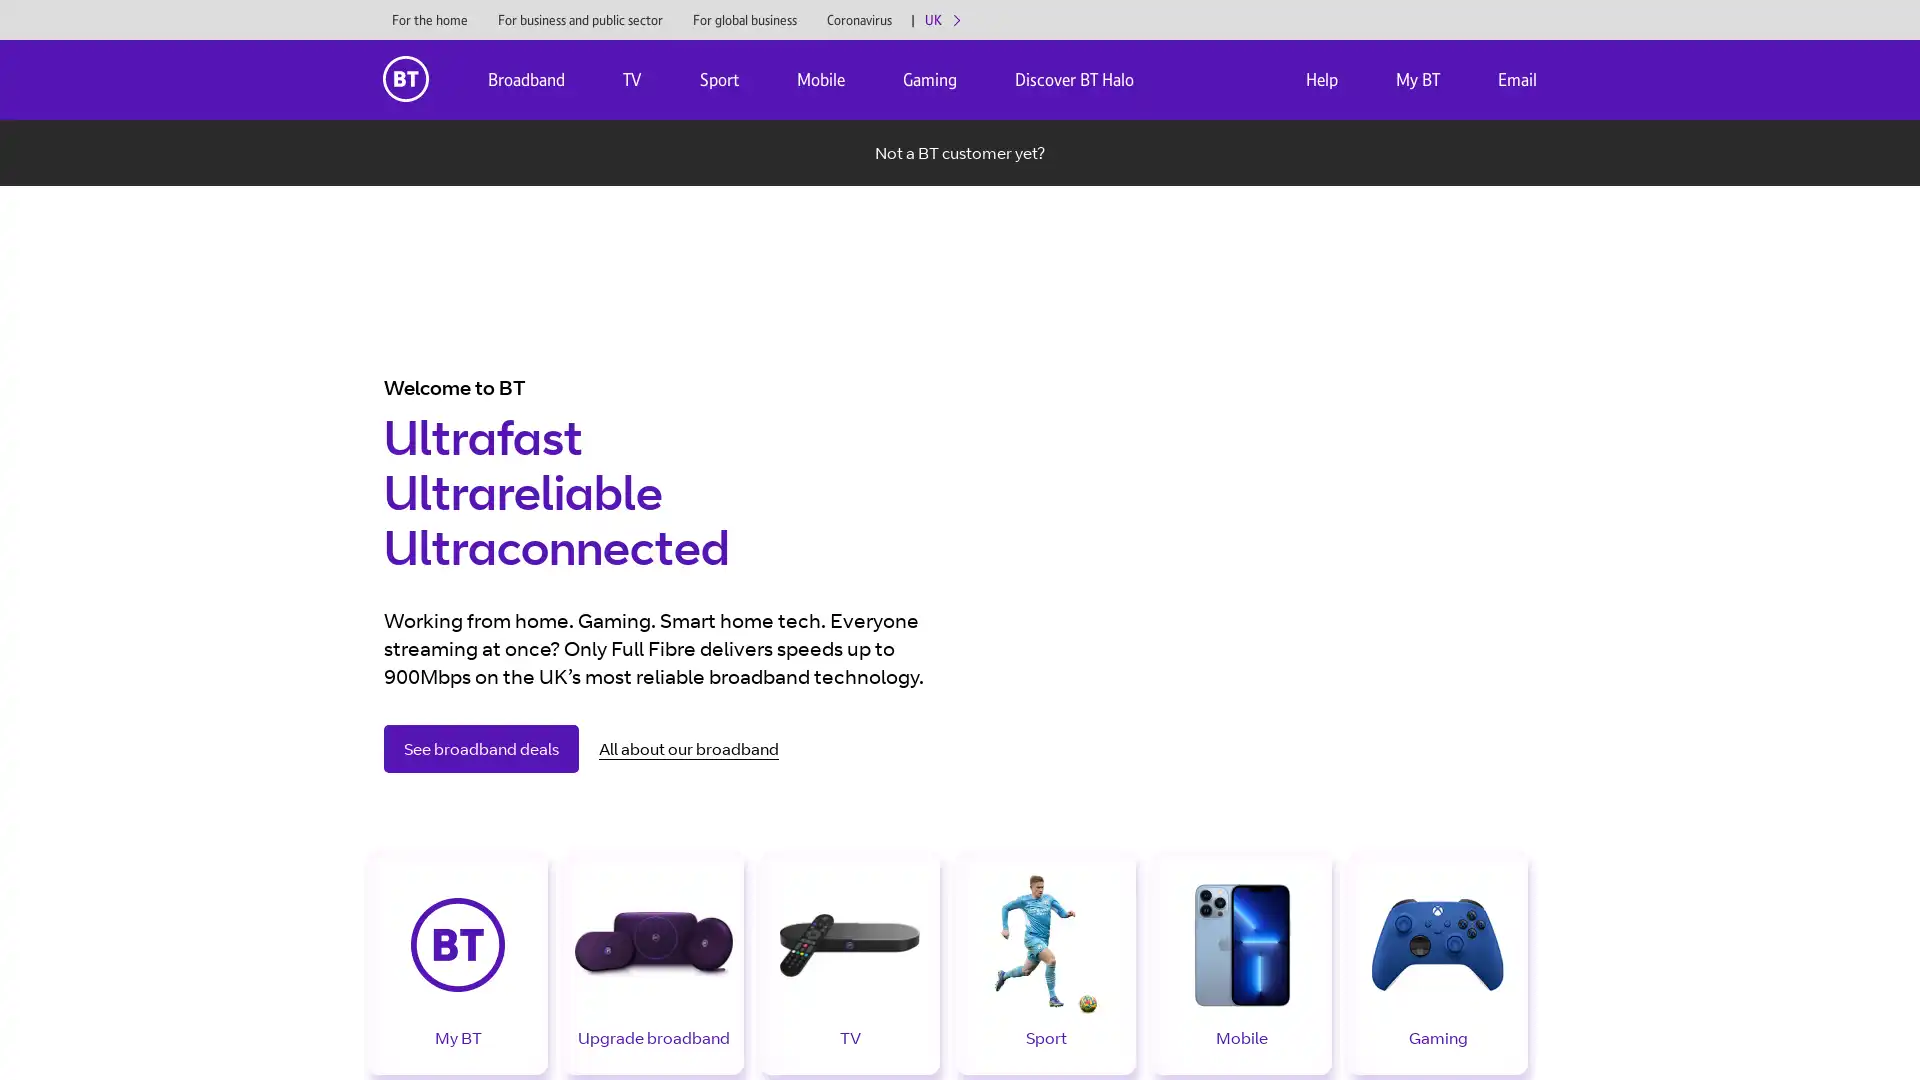 The width and height of the screenshot is (1920, 1080). I want to click on Not a BT customer yet?, so click(960, 152).